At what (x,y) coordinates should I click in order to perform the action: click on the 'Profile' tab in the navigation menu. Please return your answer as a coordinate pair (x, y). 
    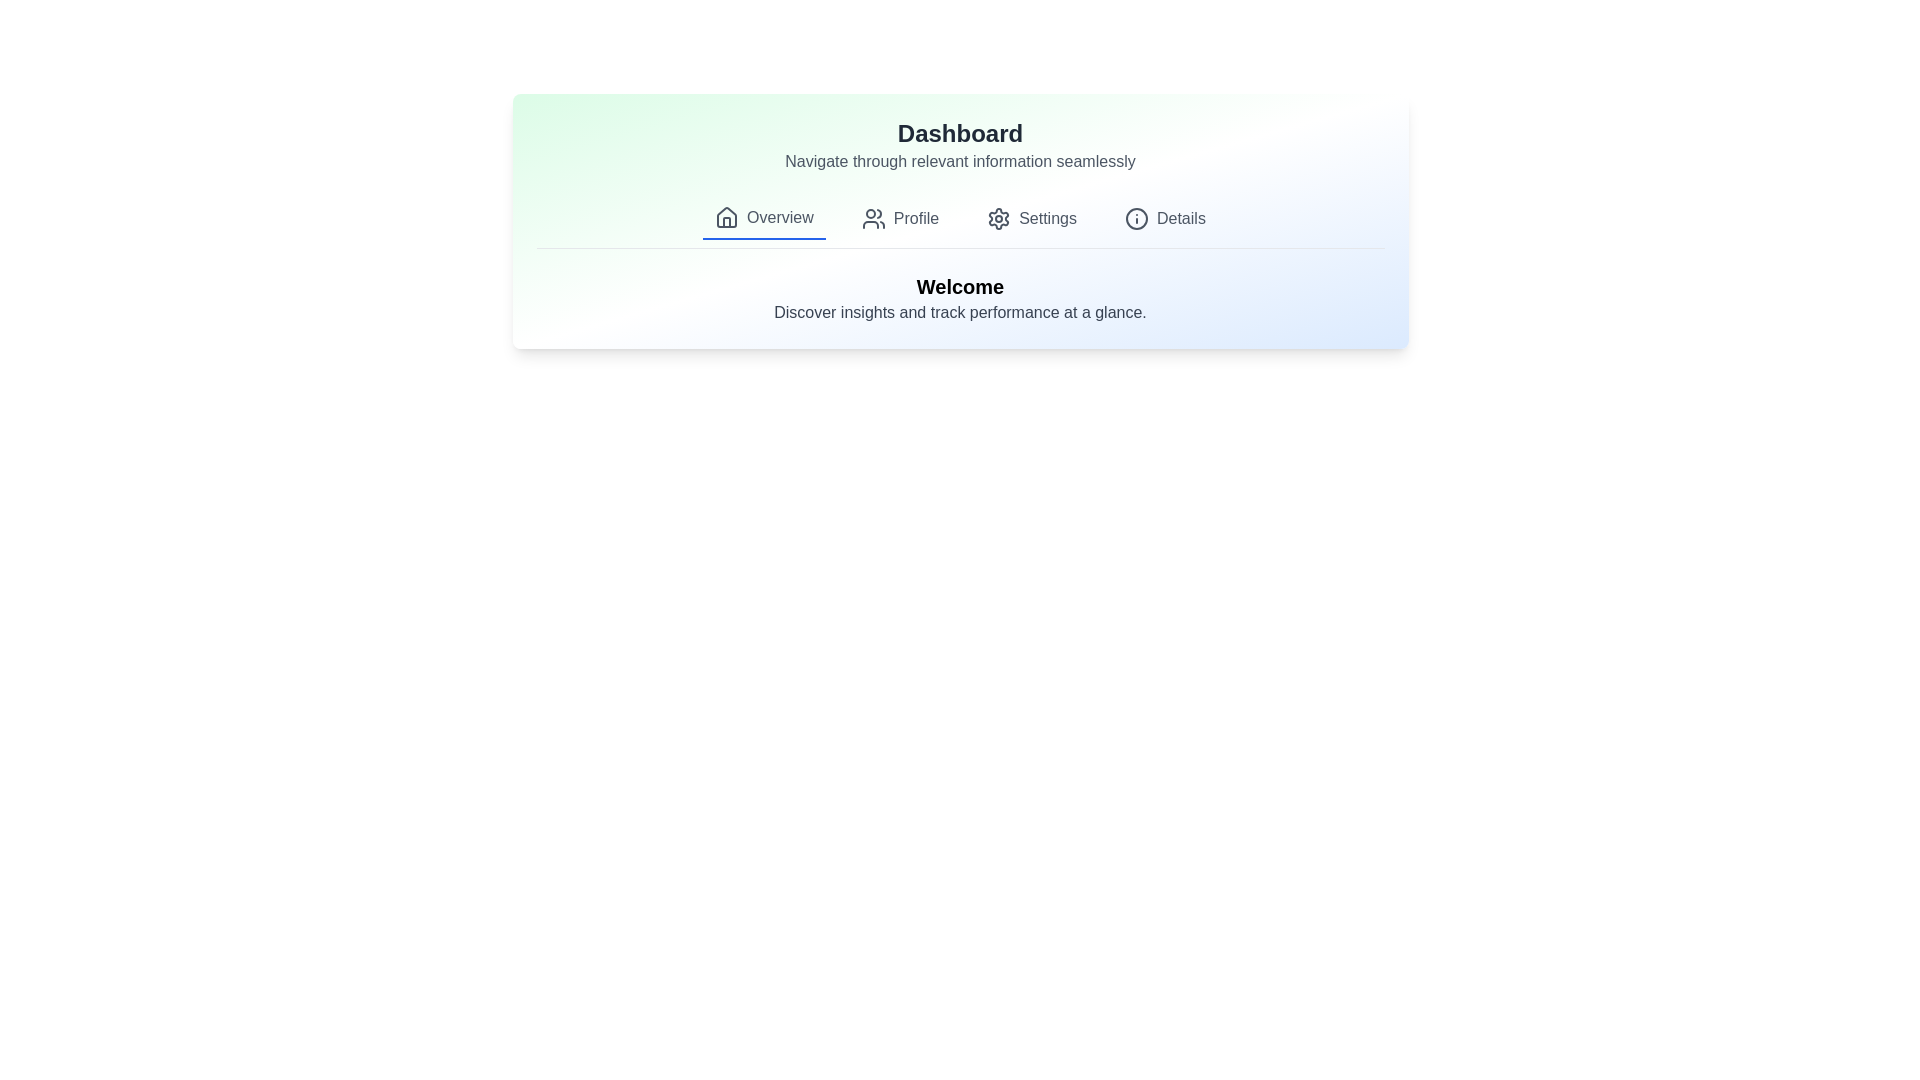
    Looking at the image, I should click on (899, 219).